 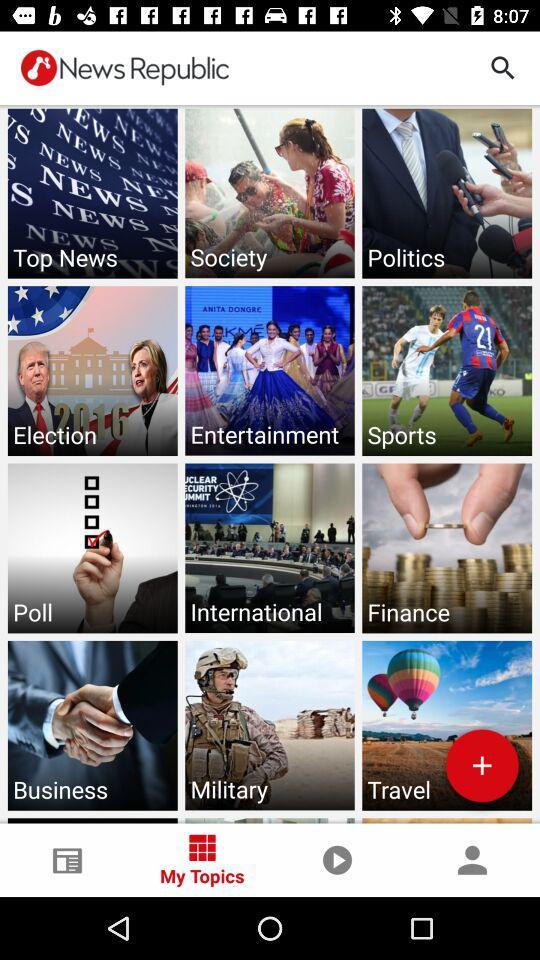 I want to click on option between election and sports, so click(x=270, y=370).